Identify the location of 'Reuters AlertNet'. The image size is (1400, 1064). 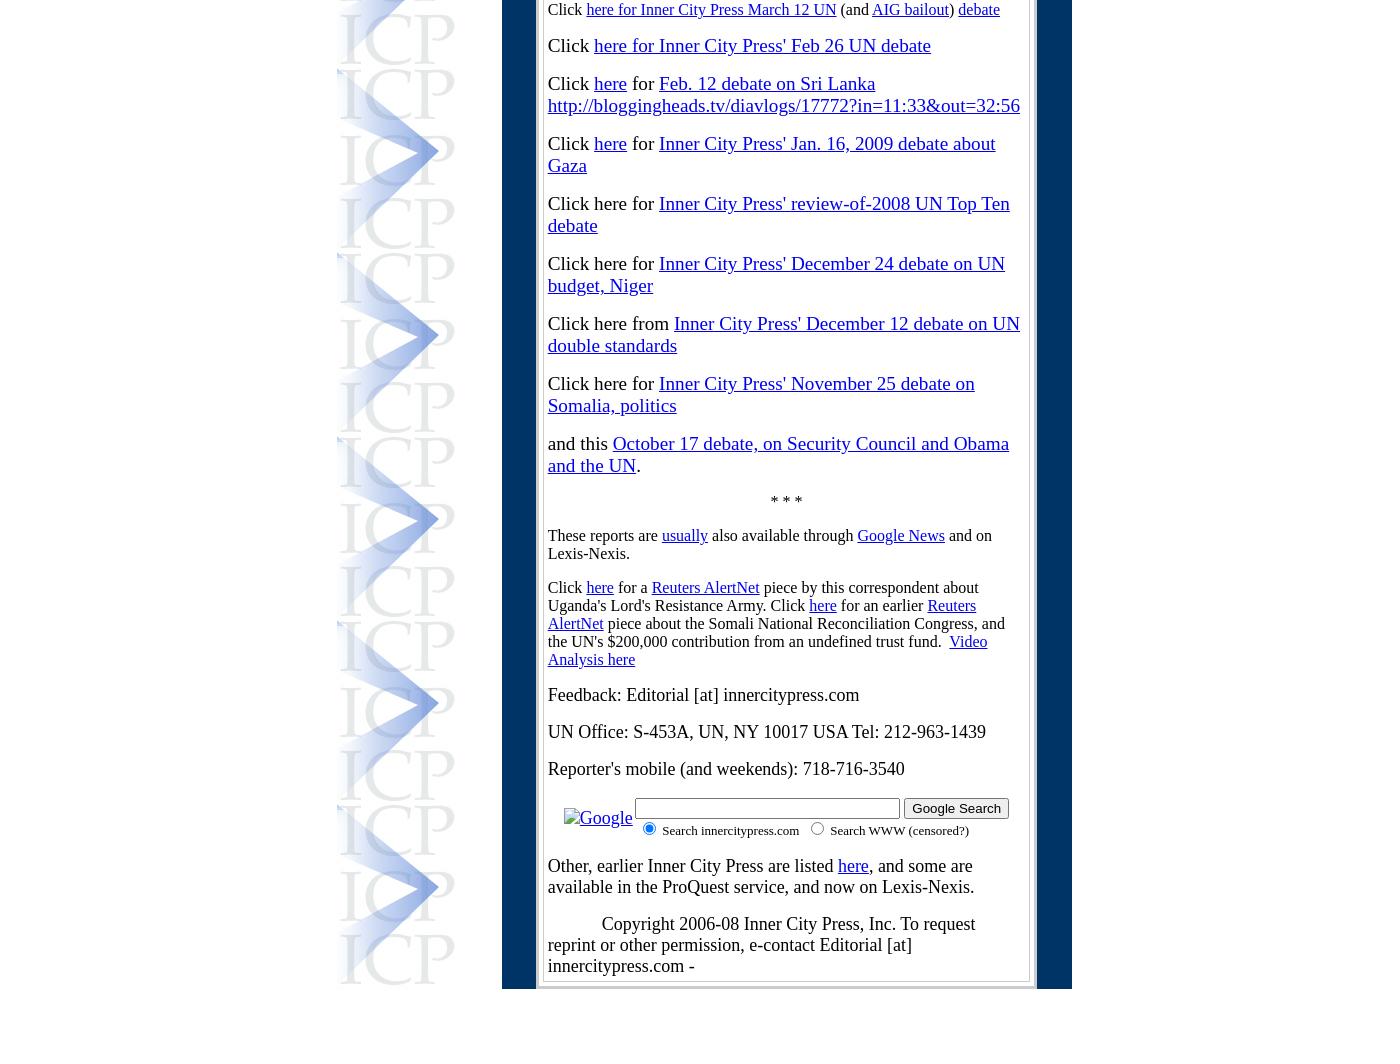
(761, 614).